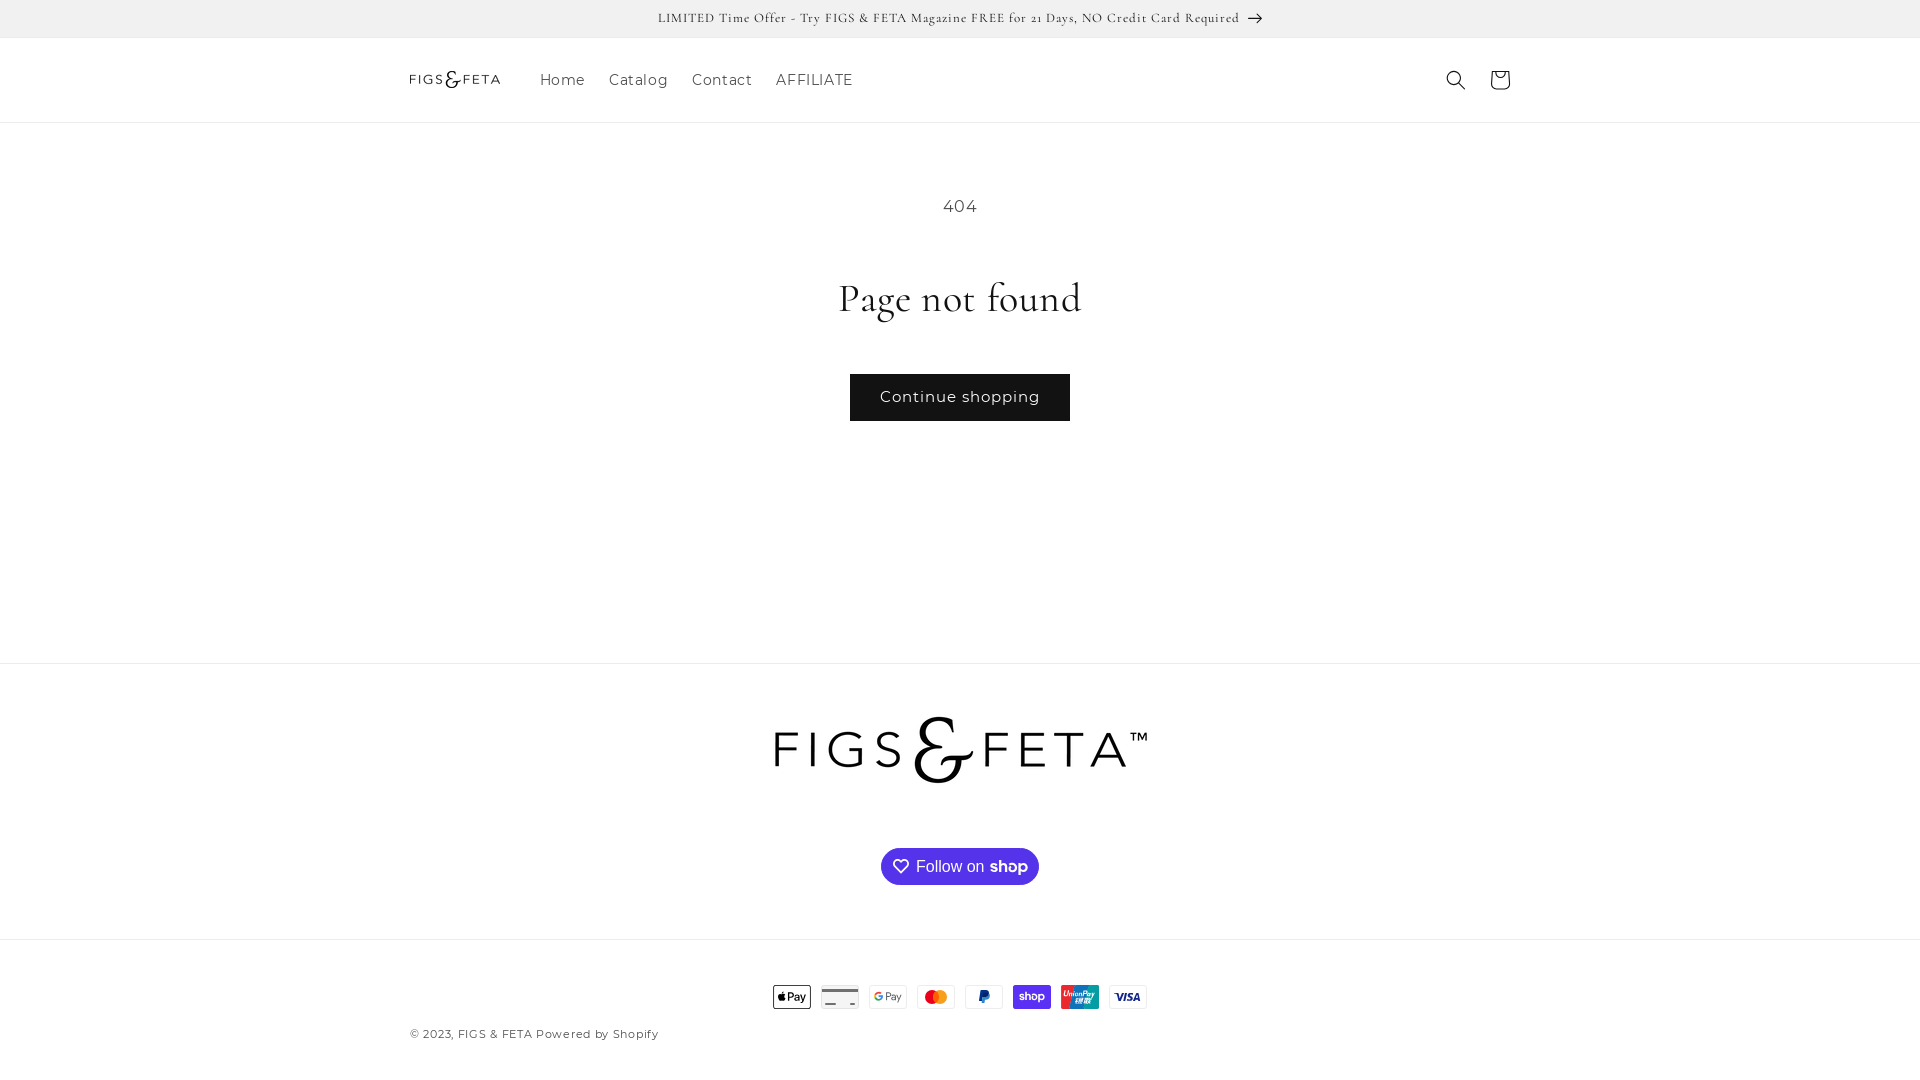  I want to click on 'Continue shopping', so click(849, 397).